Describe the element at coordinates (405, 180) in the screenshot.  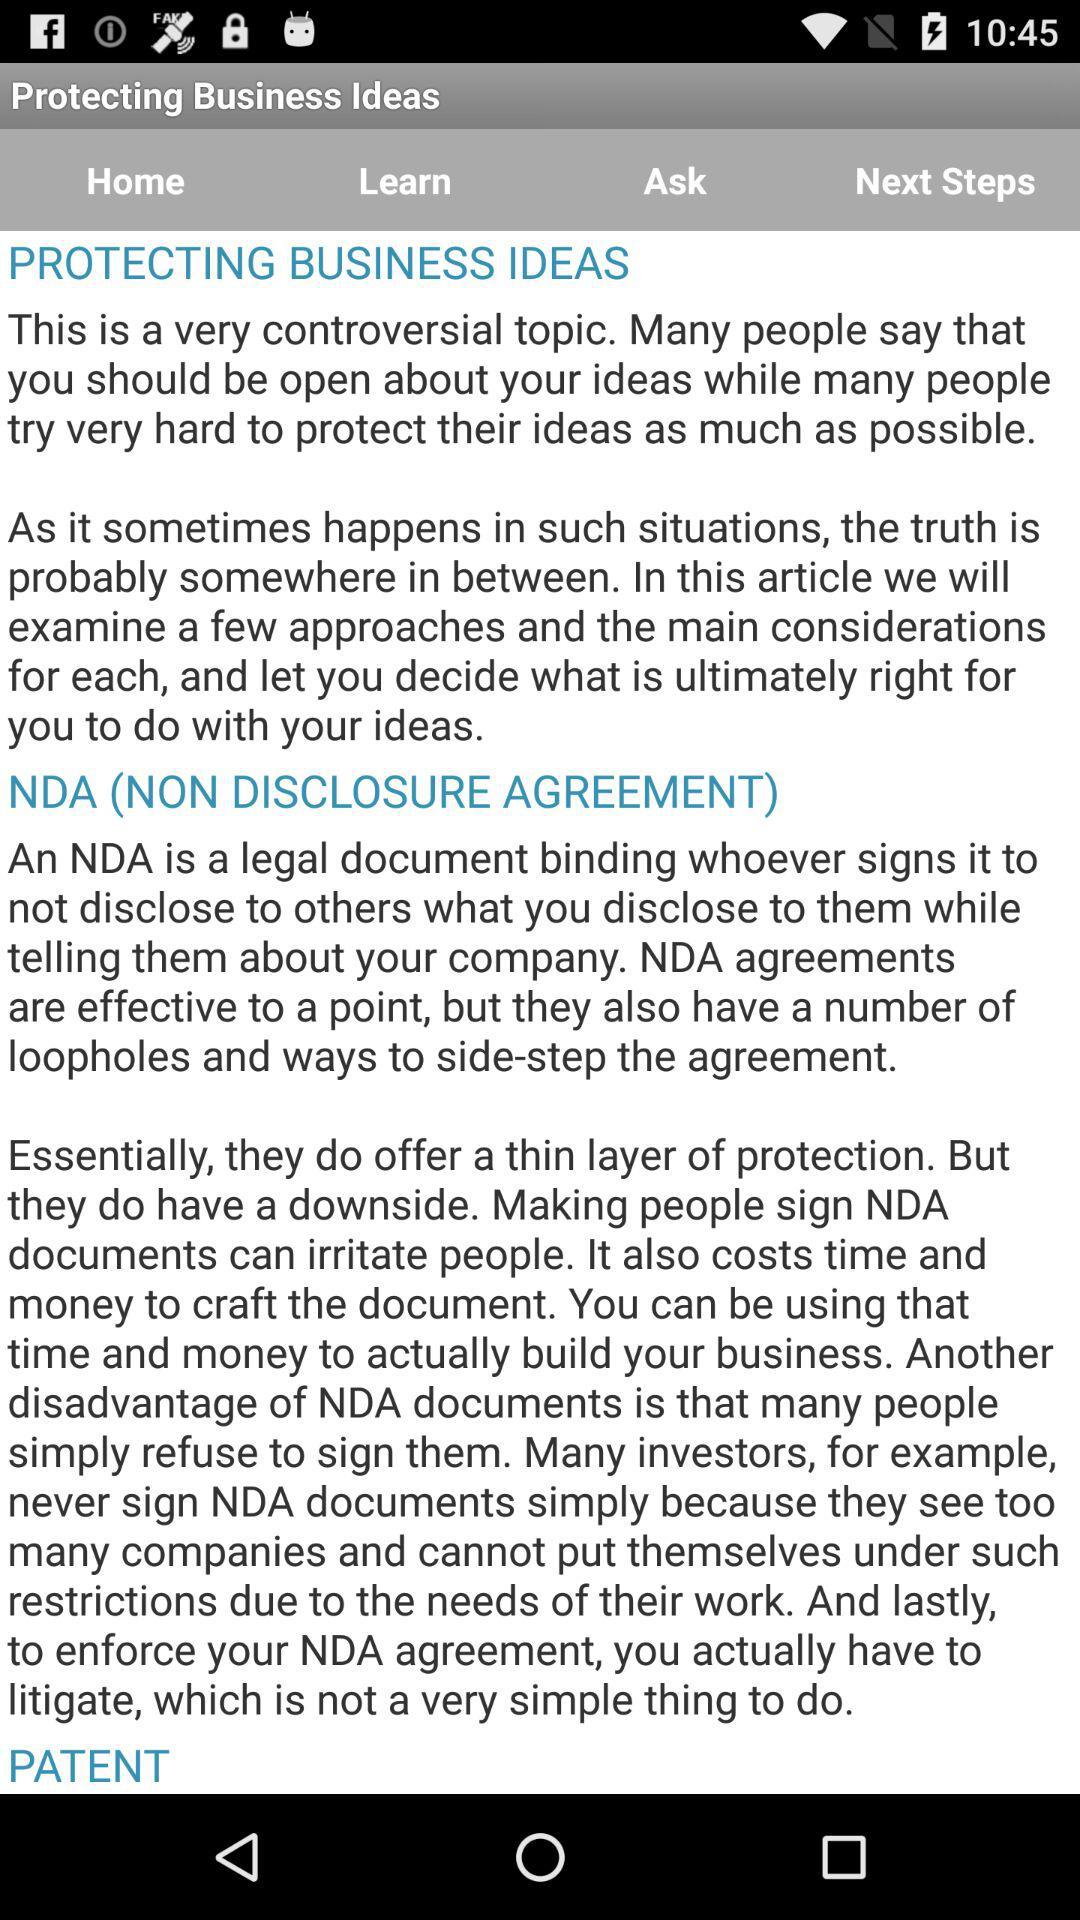
I see `the icon to the right of home icon` at that location.